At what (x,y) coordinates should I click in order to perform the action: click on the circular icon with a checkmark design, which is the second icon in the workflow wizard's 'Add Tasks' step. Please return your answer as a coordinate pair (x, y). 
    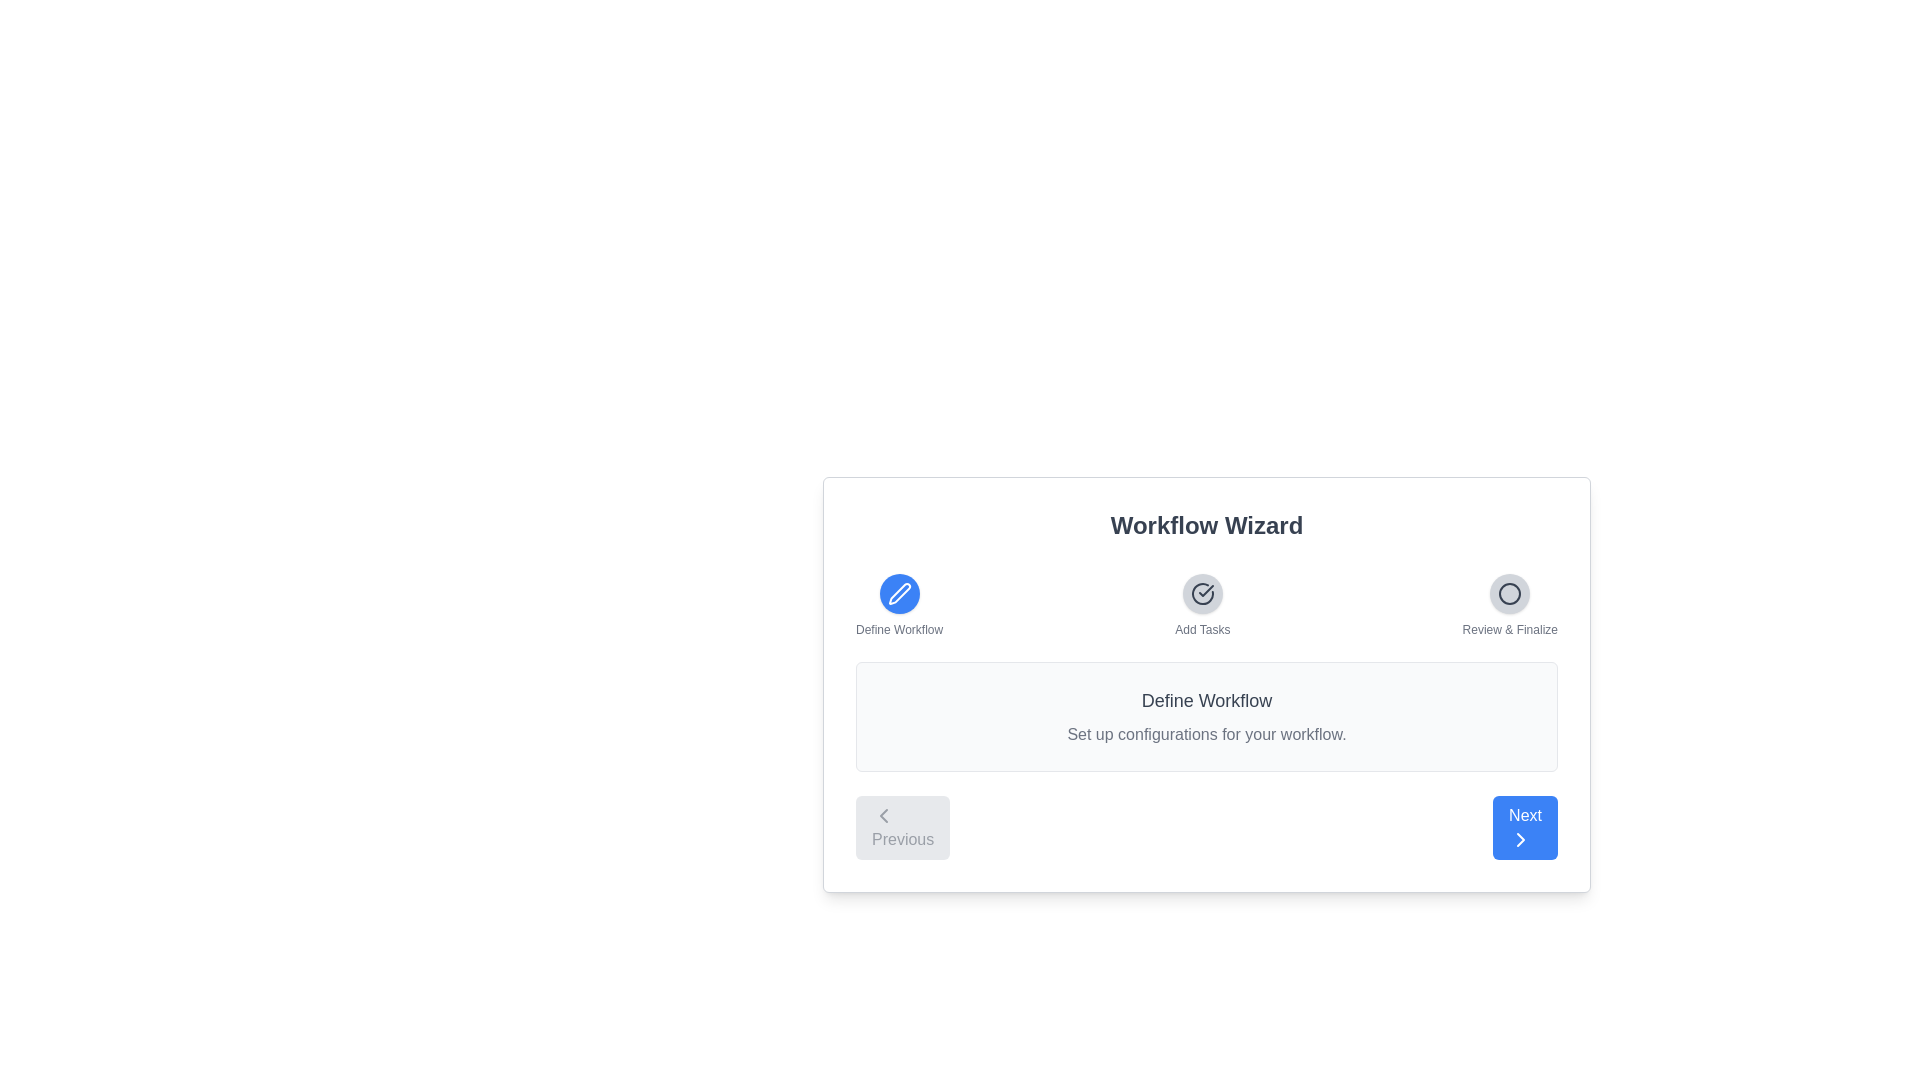
    Looking at the image, I should click on (1201, 593).